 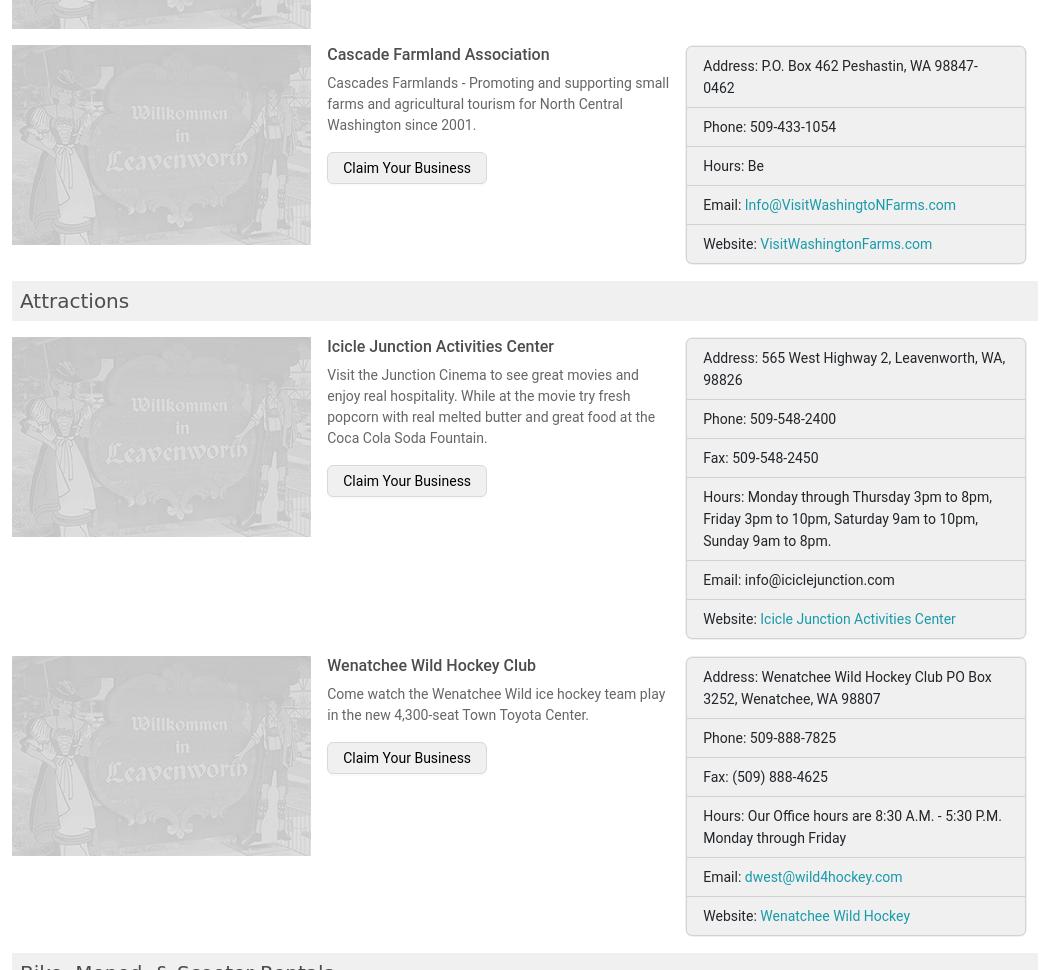 What do you see at coordinates (477, 47) in the screenshot?
I see `'Leavenworth Horseback Riding and Sleigh Rides'` at bounding box center [477, 47].